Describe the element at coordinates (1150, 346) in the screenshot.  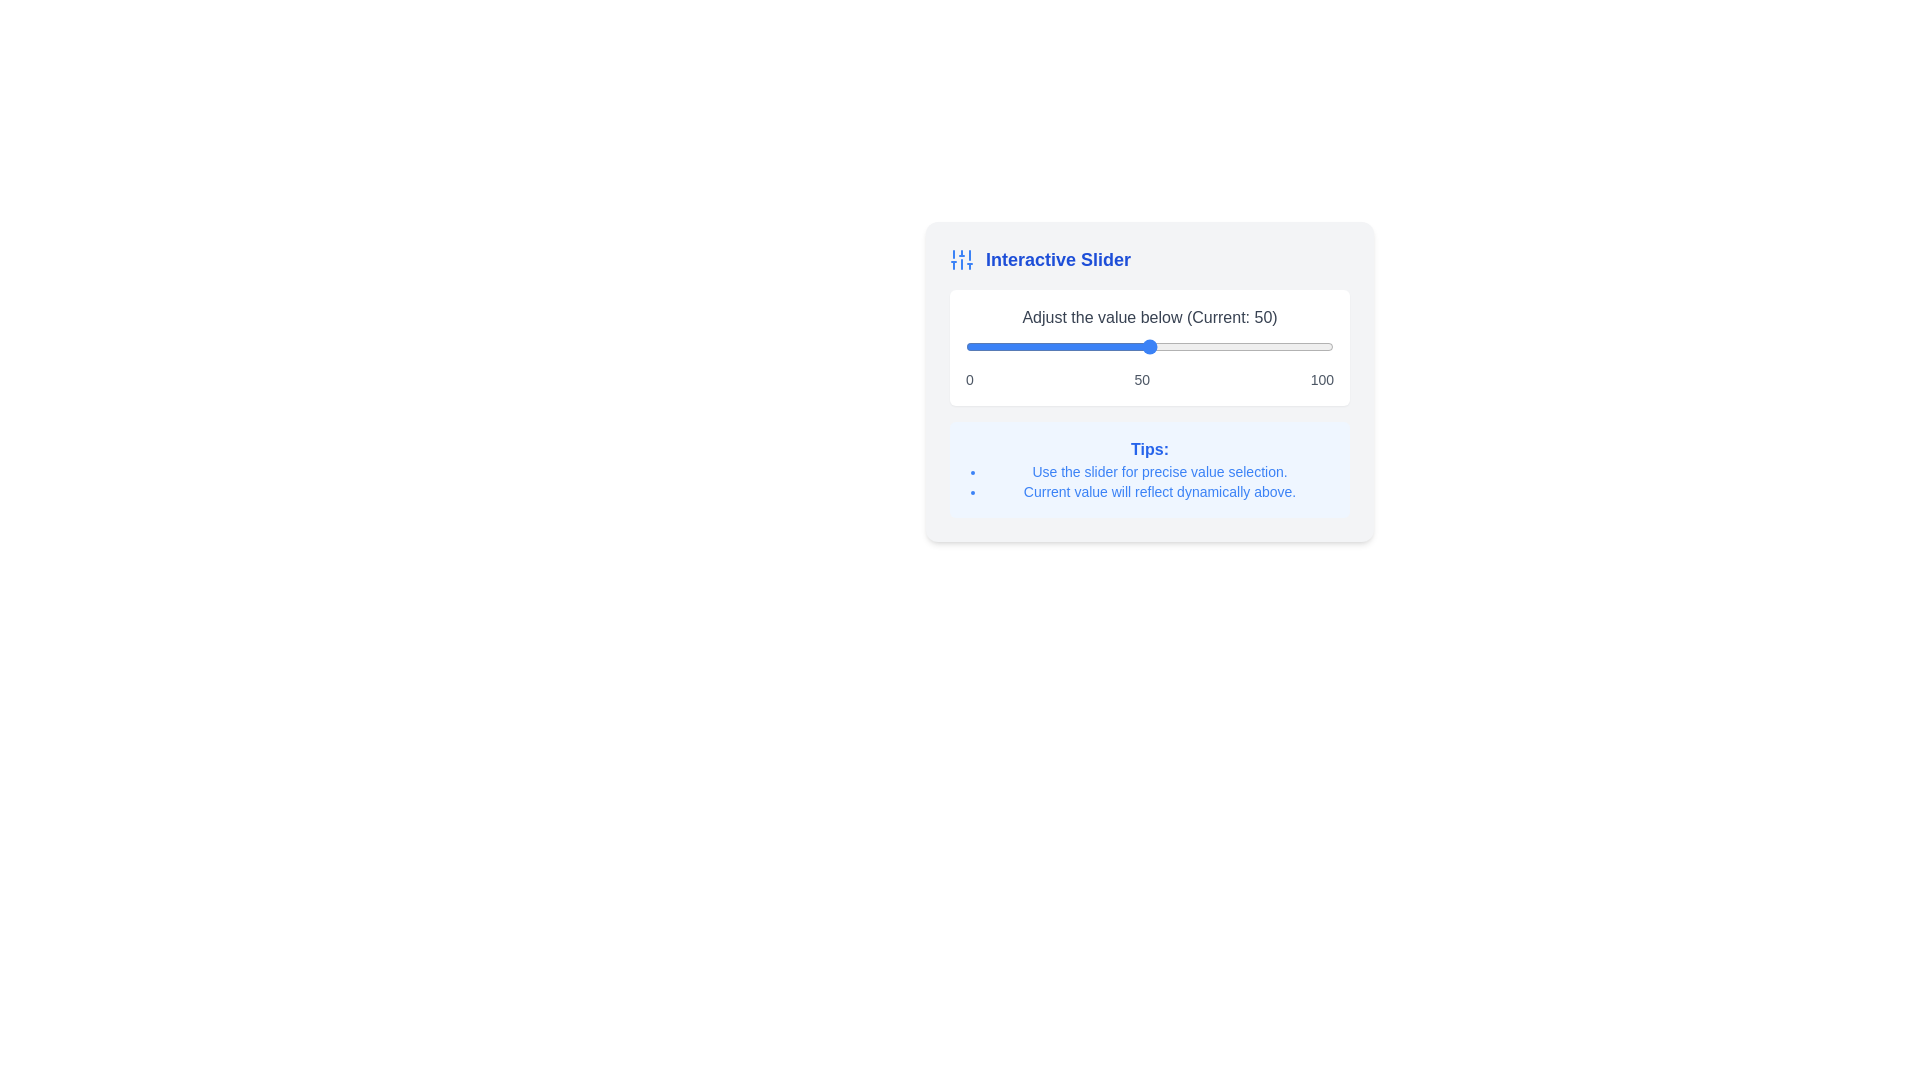
I see `the knob of the Range slider located below the label 'Adjust the value below (Current: 50)'` at that location.